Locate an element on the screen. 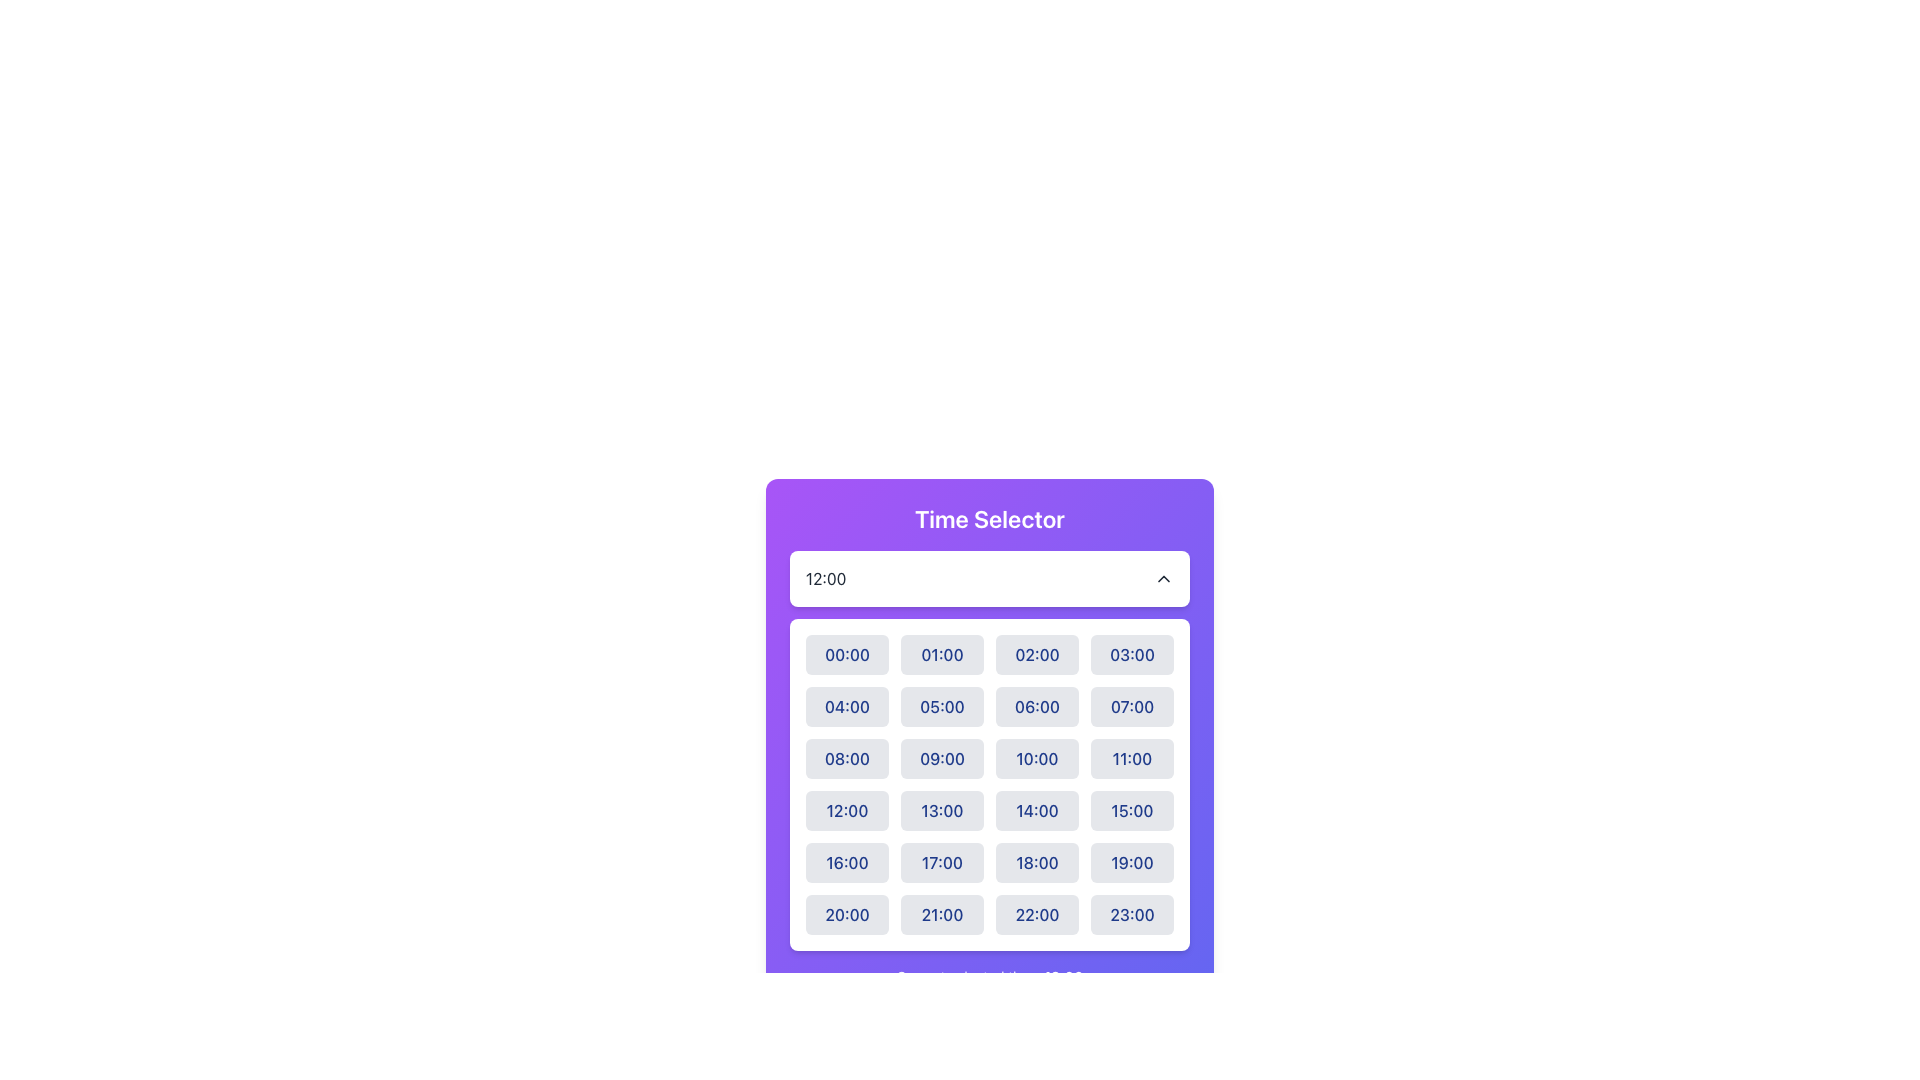  the '00:00' time option button in the 'Time Selector' modal by focusing on it using the keyboard is located at coordinates (847, 655).